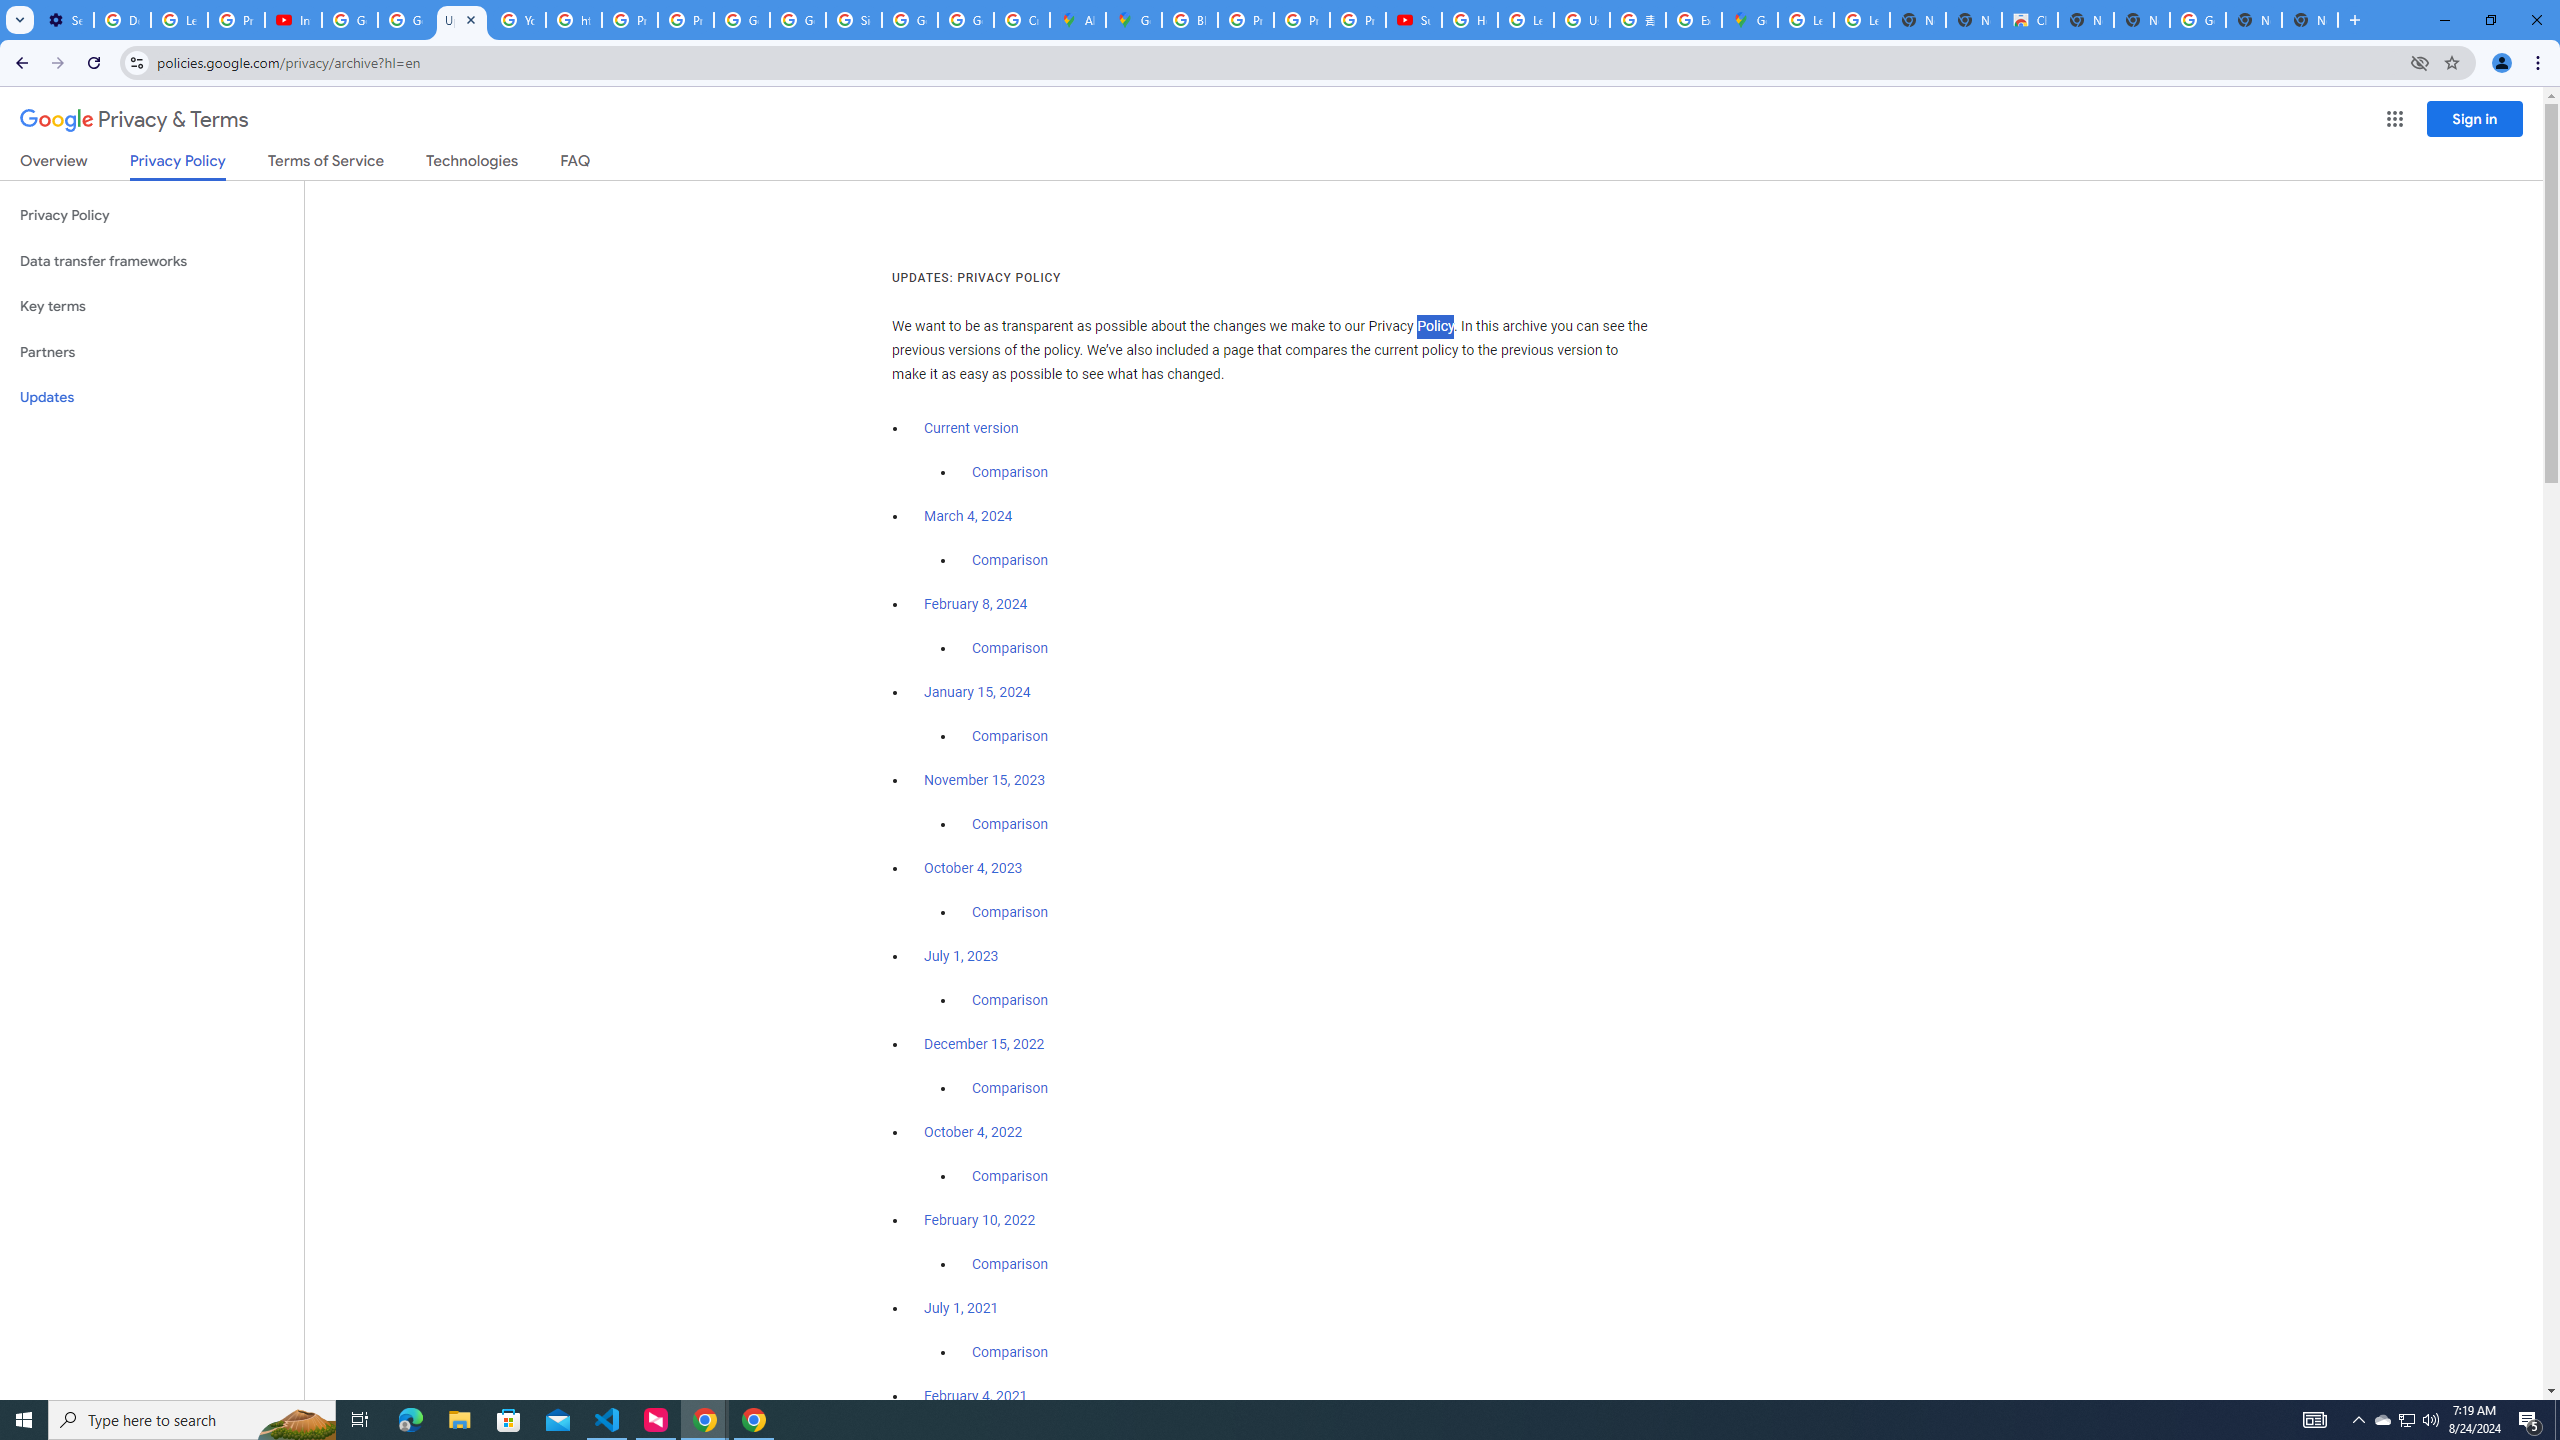  I want to click on 'https://scholar.google.com/', so click(574, 19).